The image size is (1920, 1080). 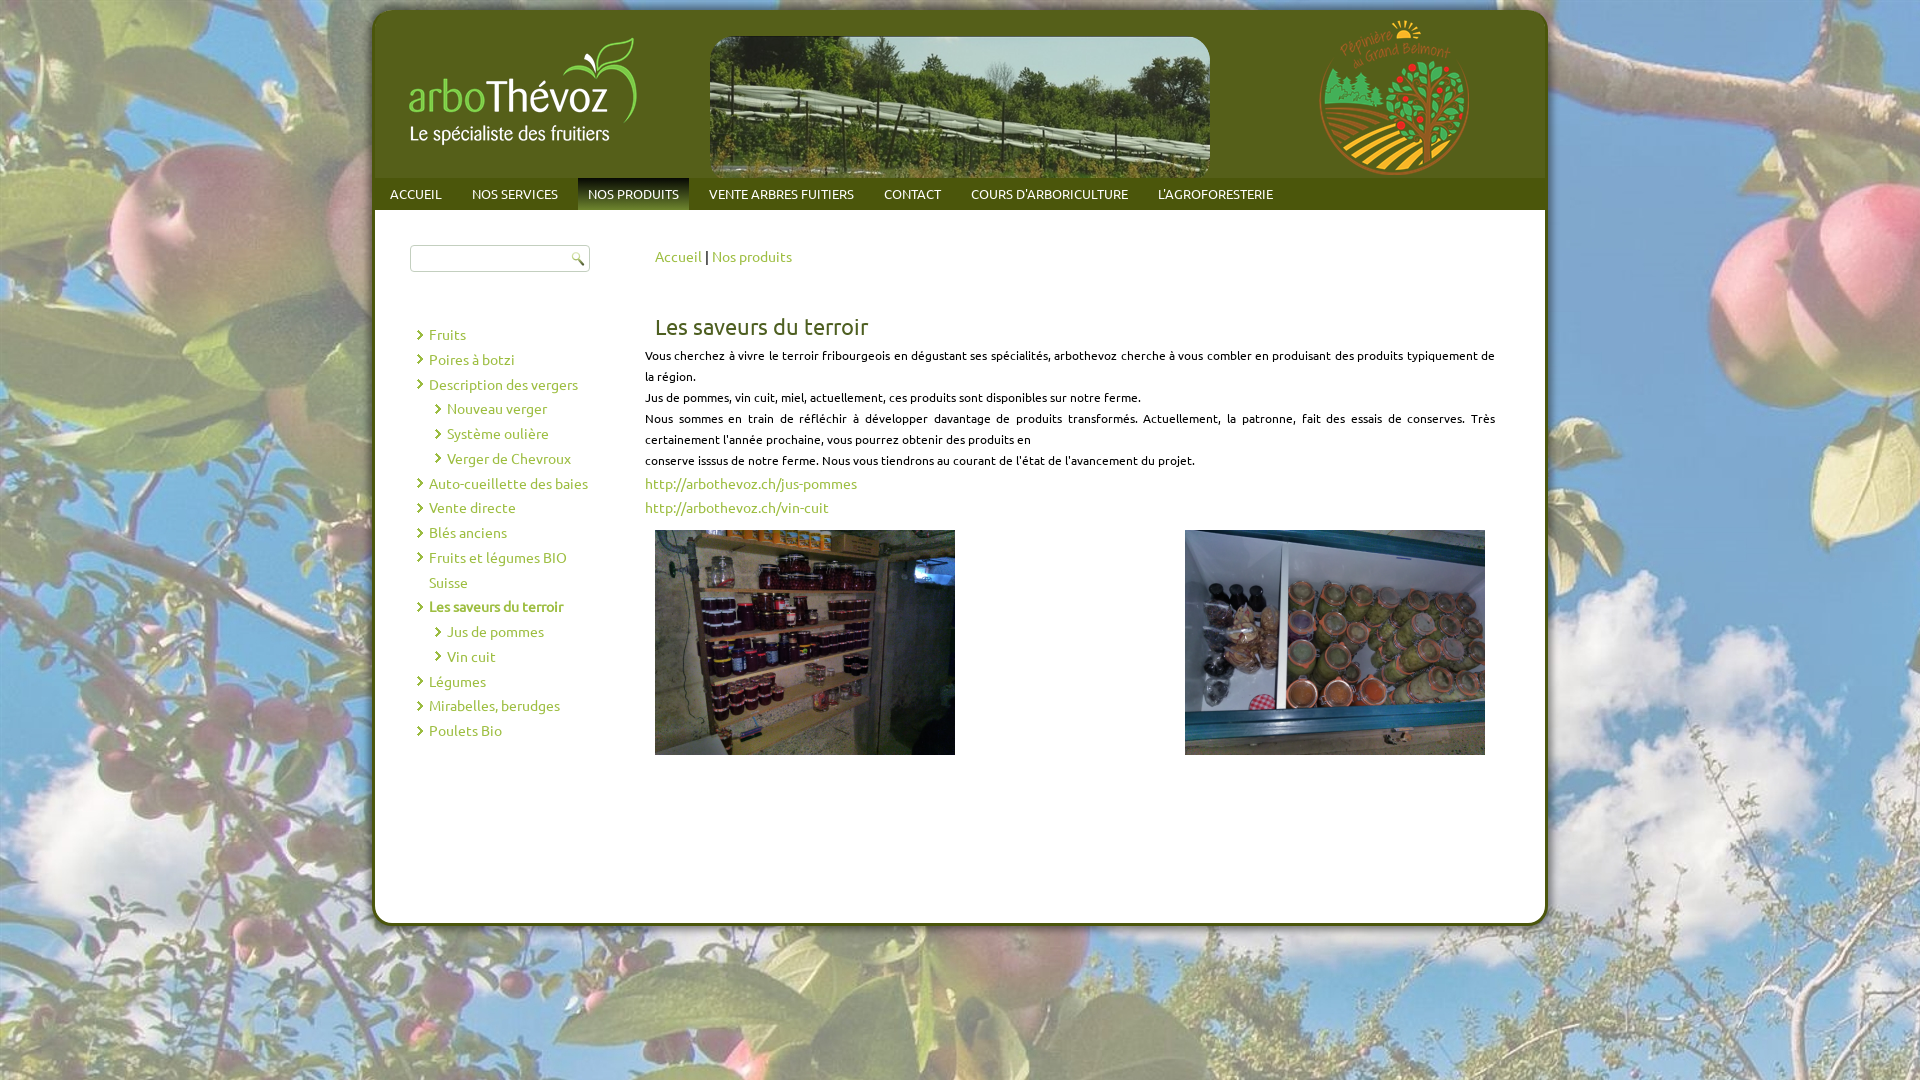 I want to click on 'Verger de Chevroux', so click(x=508, y=458).